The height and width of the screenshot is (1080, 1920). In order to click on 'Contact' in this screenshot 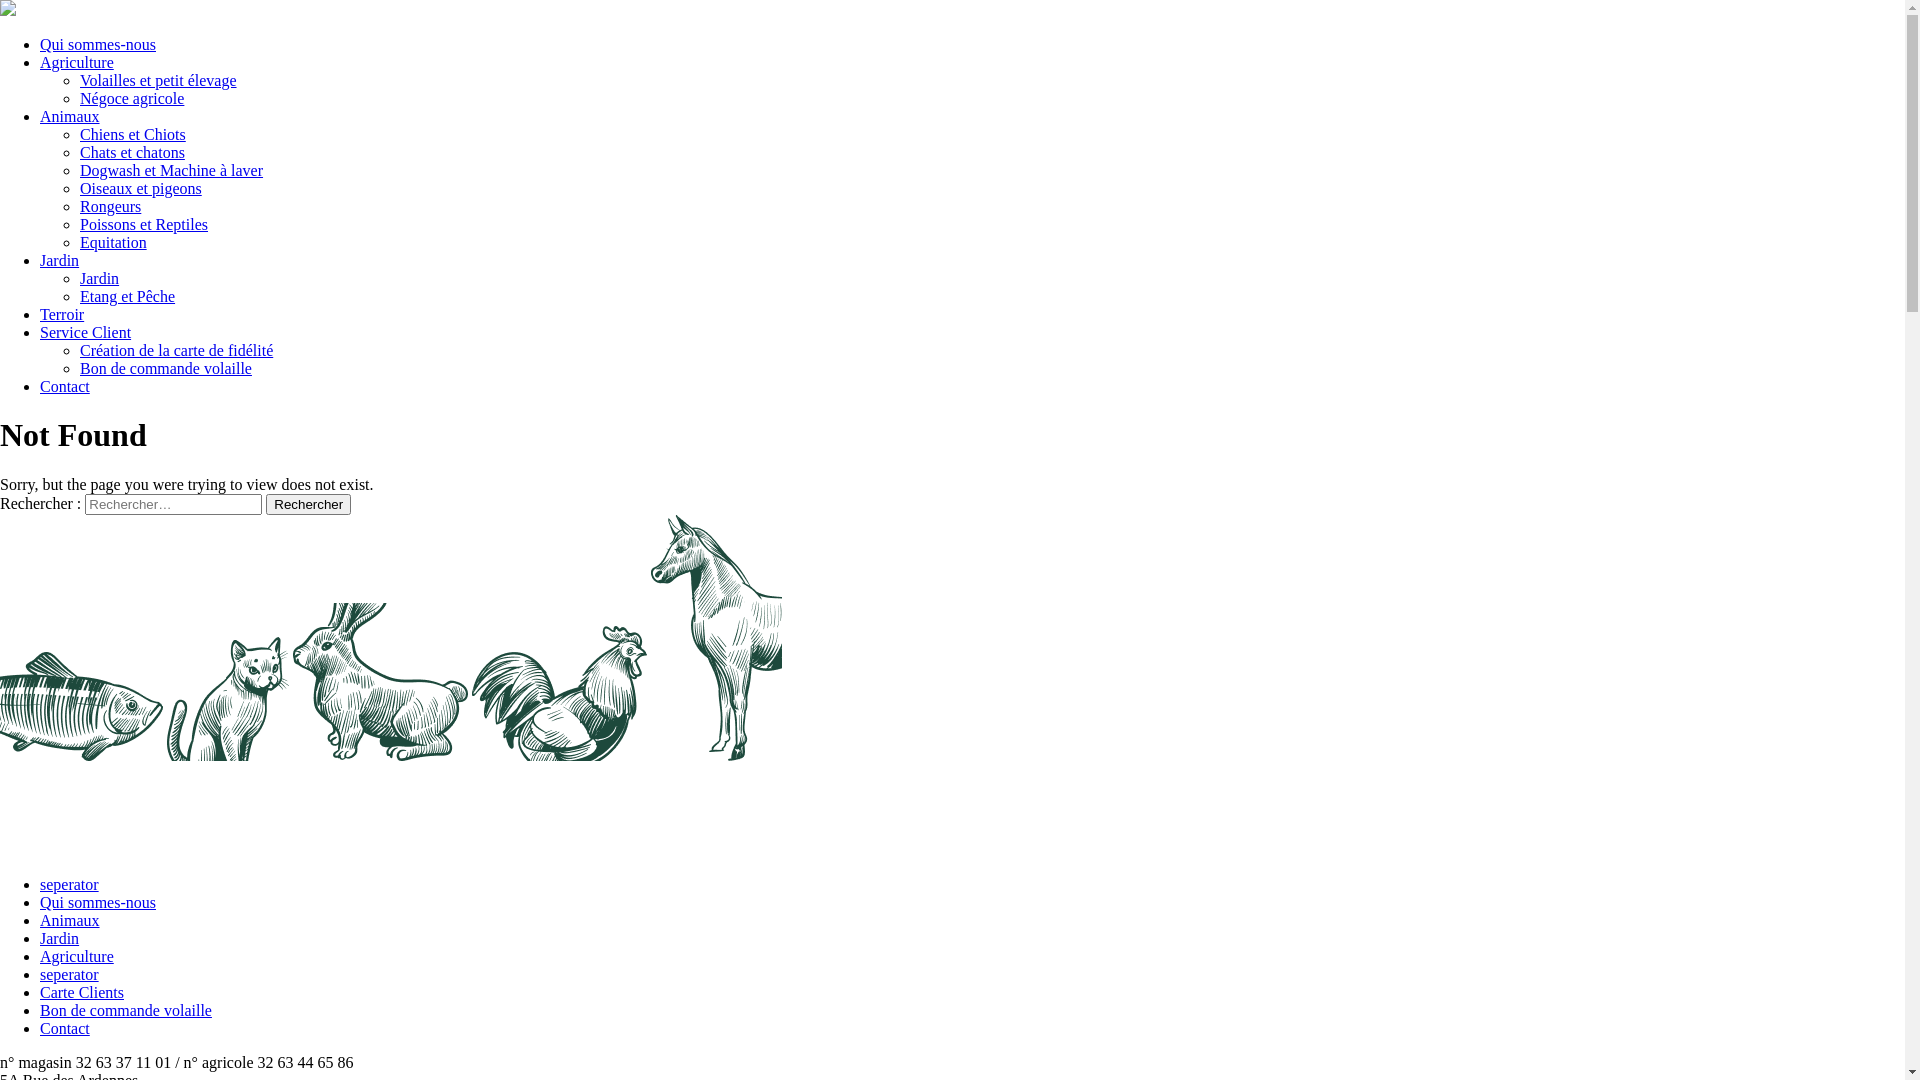, I will do `click(65, 1028)`.